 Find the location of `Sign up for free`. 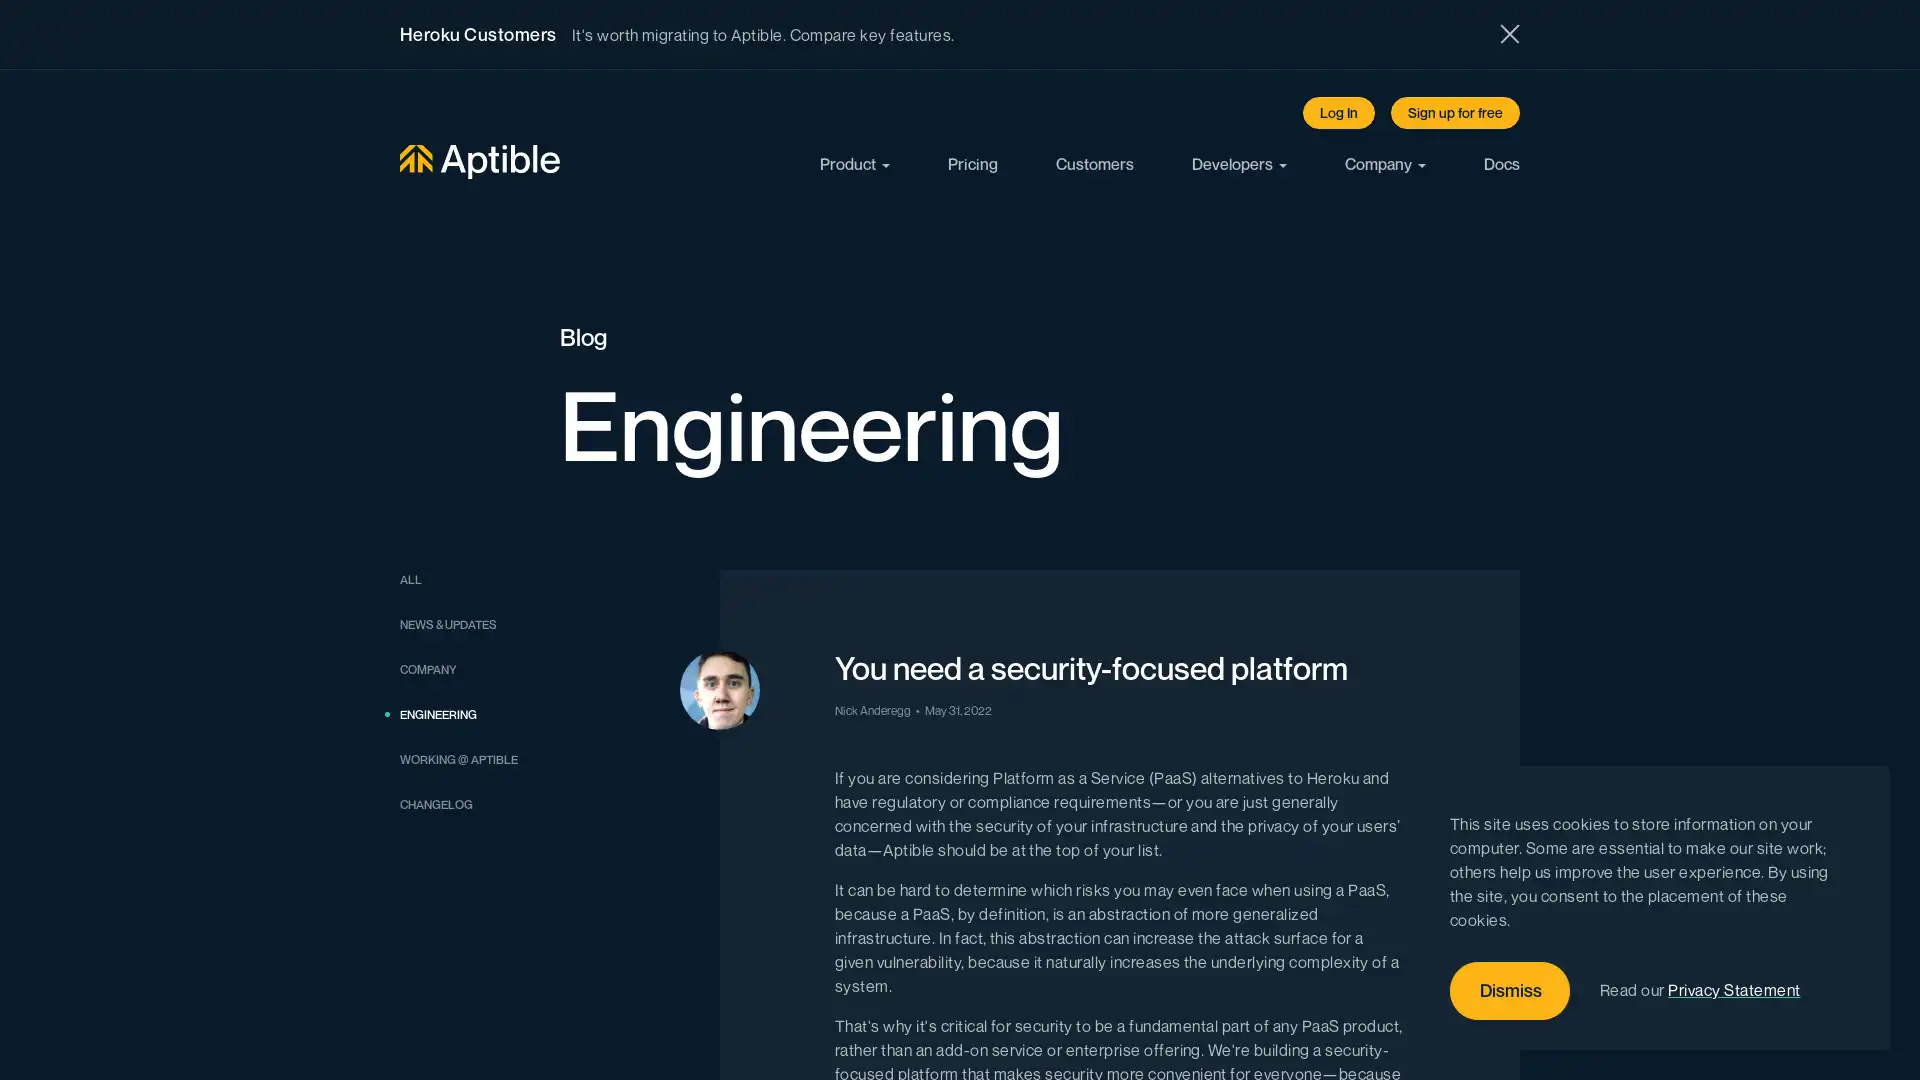

Sign up for free is located at coordinates (1455, 112).